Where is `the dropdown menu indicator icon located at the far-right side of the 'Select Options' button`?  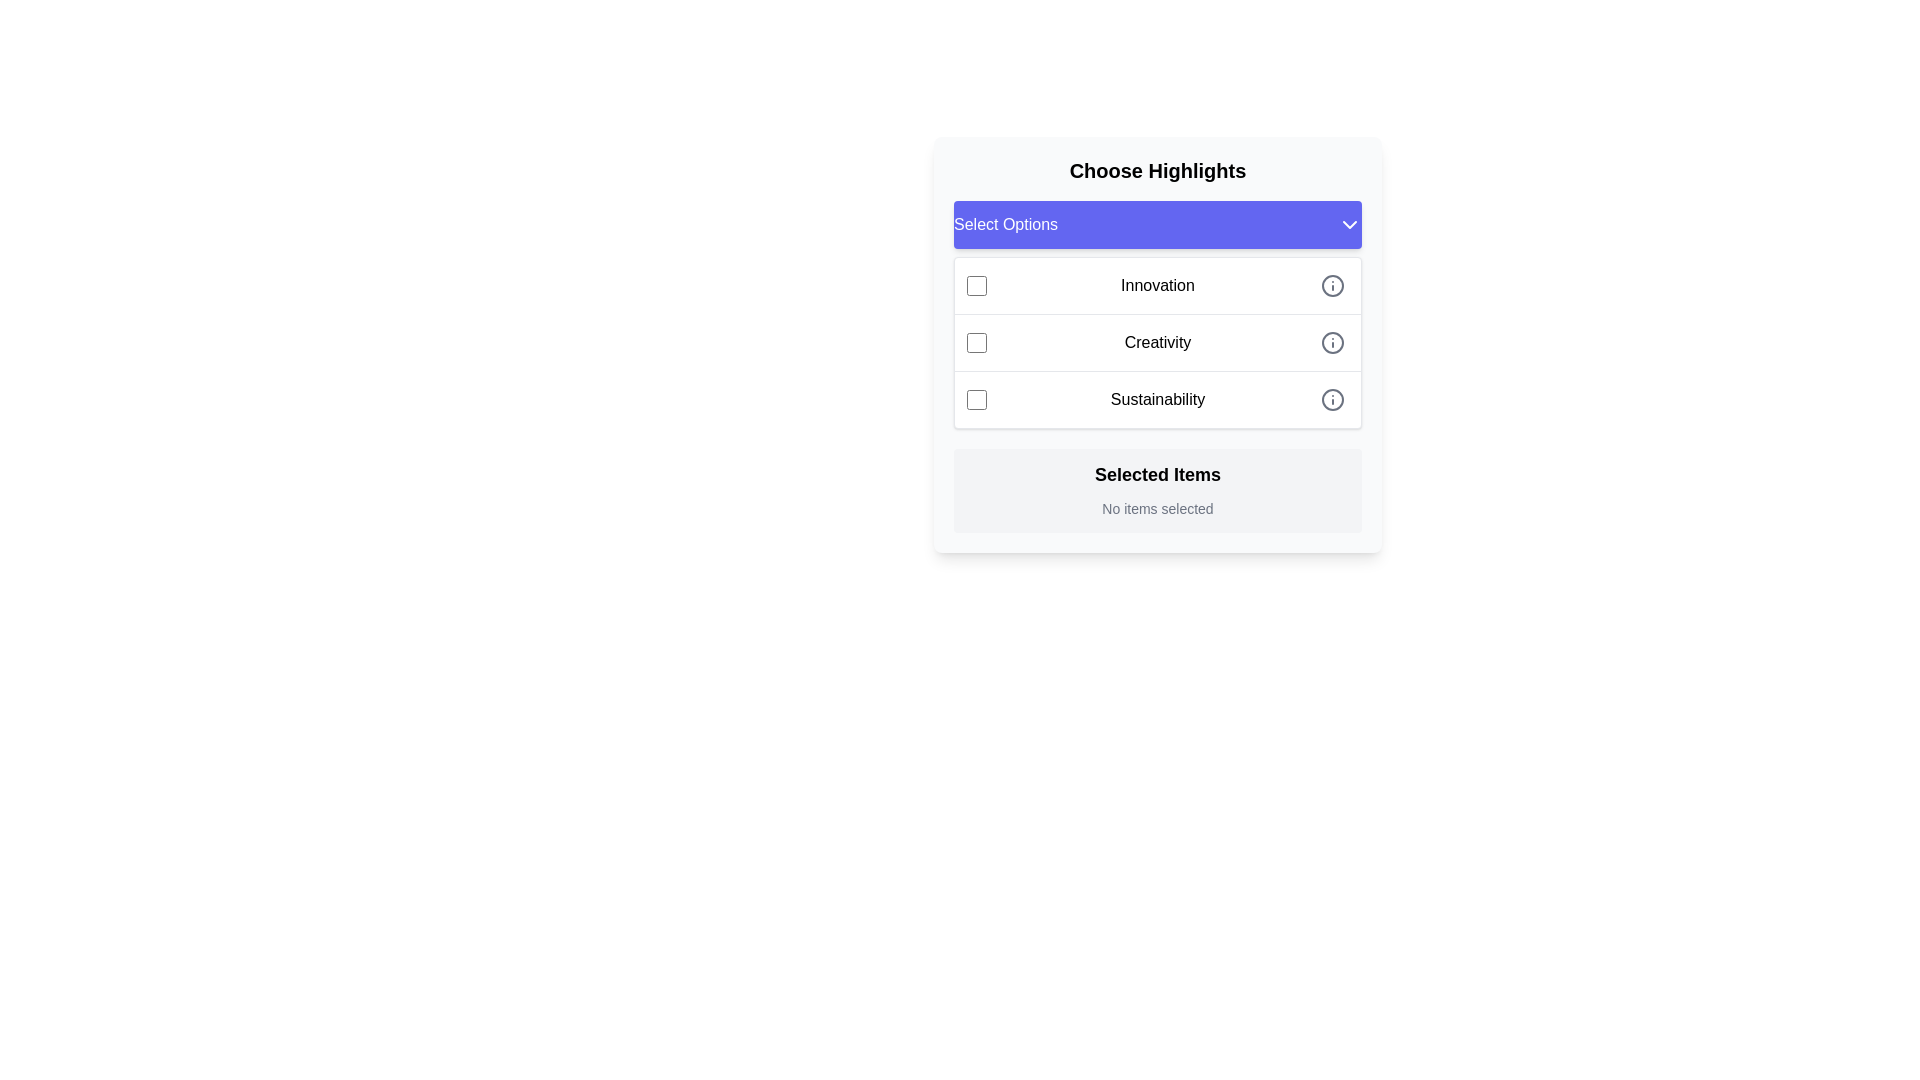 the dropdown menu indicator icon located at the far-right side of the 'Select Options' button is located at coordinates (1349, 224).